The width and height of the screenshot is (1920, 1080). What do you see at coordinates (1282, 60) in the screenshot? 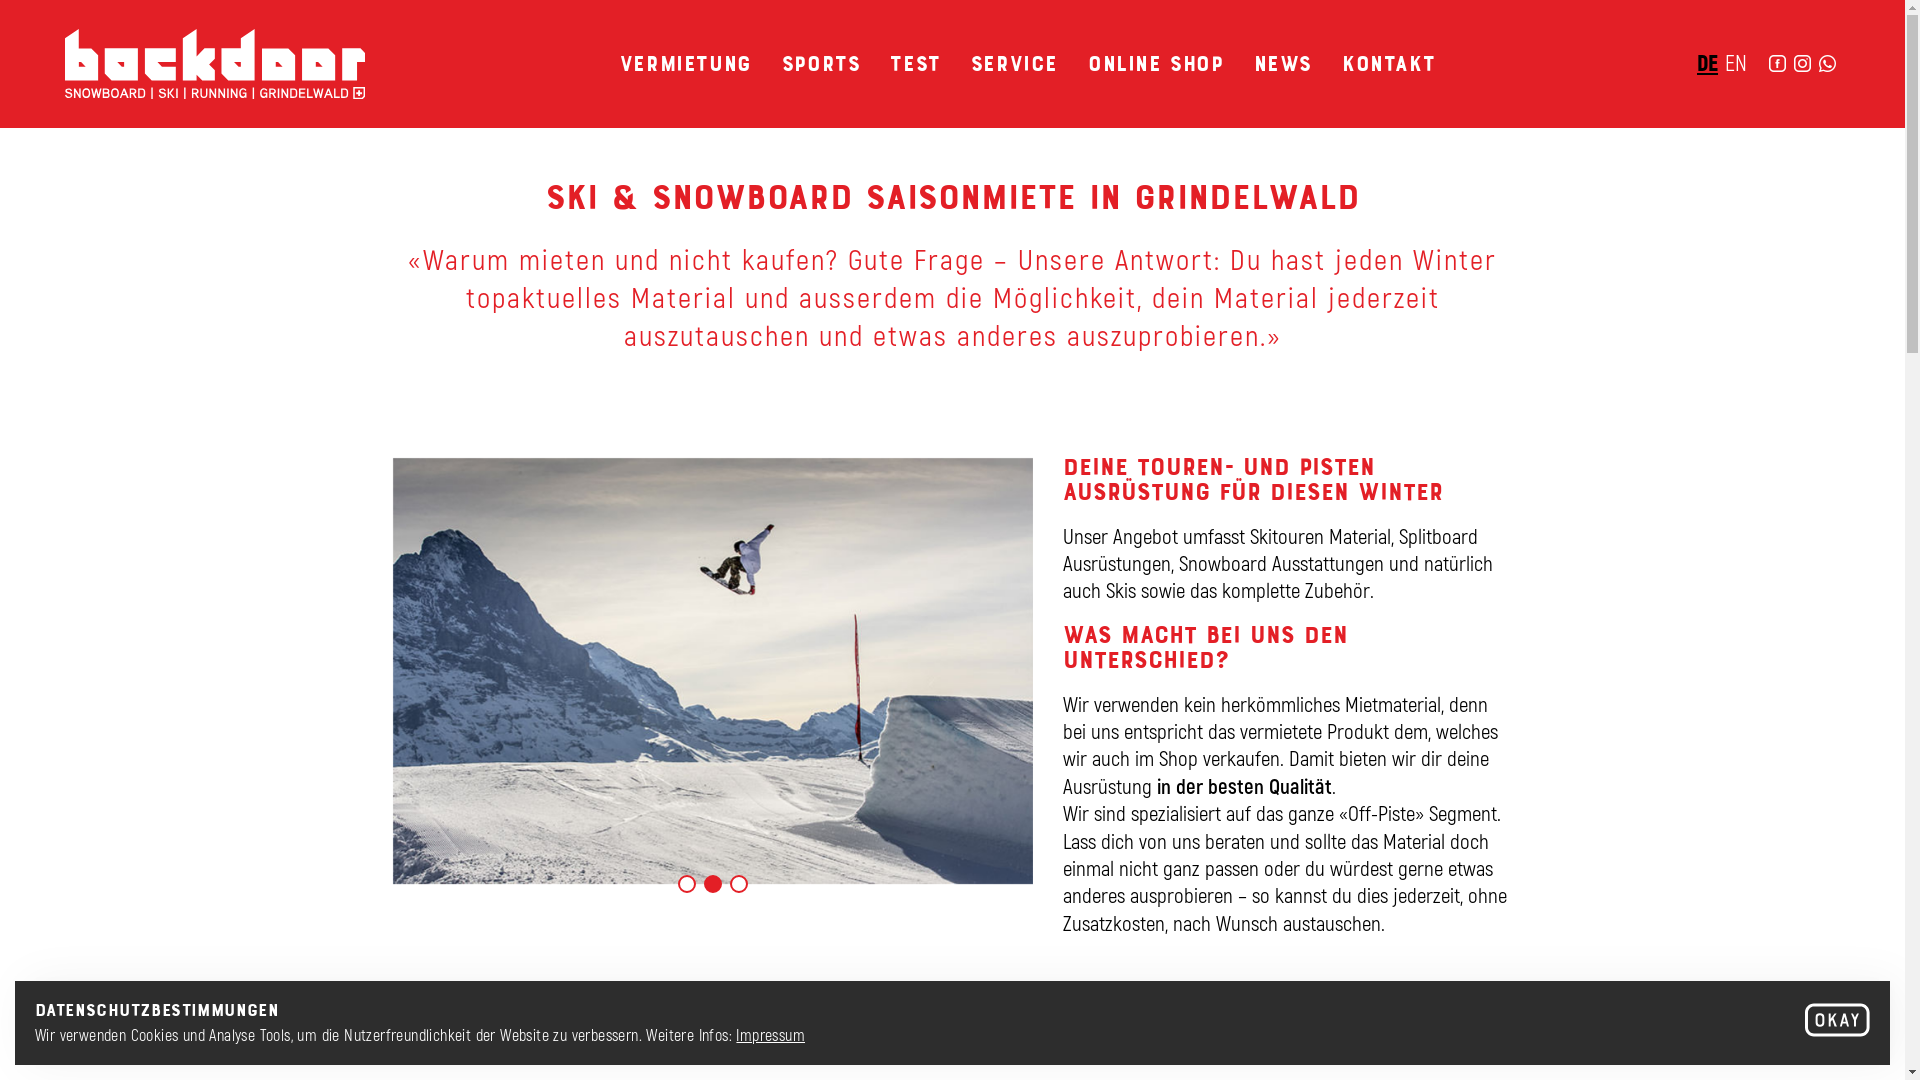
I see `'News'` at bounding box center [1282, 60].